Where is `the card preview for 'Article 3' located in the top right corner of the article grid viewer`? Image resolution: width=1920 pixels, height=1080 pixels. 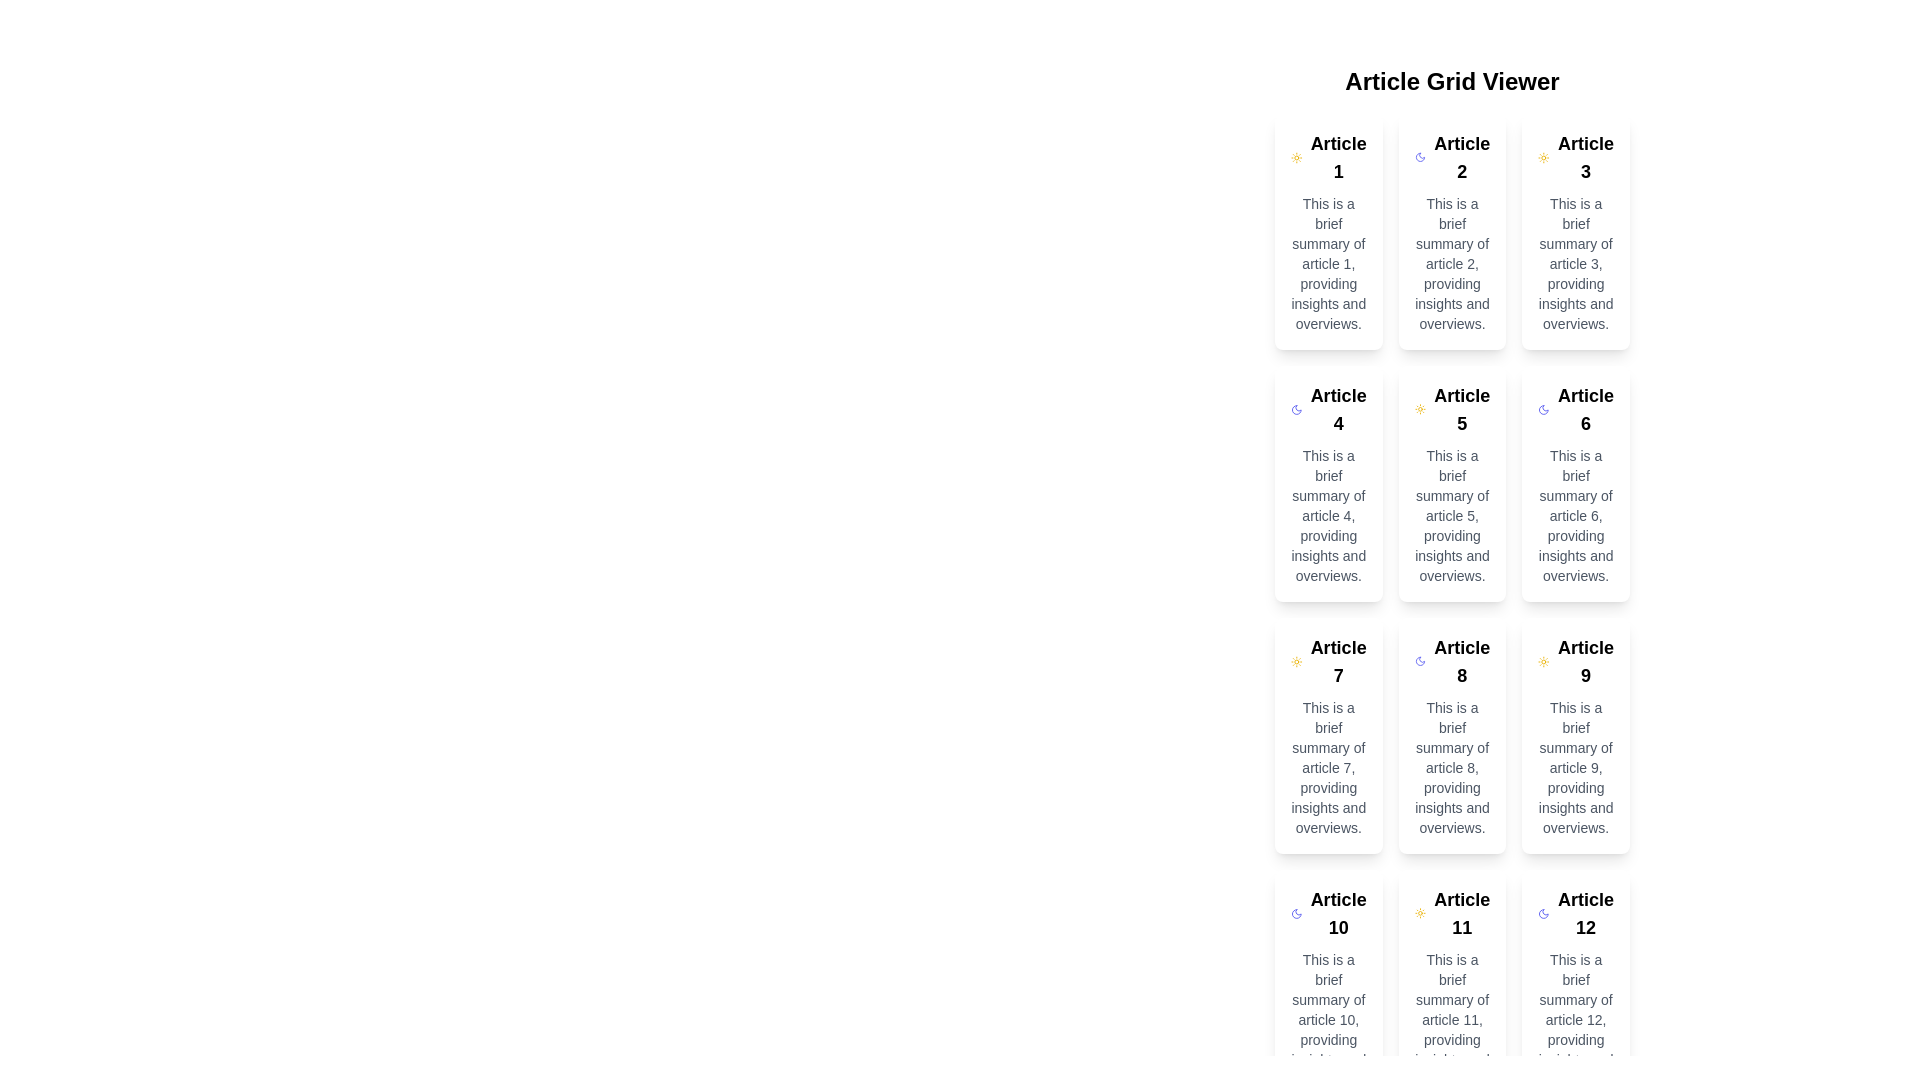
the card preview for 'Article 3' located in the top right corner of the article grid viewer is located at coordinates (1575, 230).